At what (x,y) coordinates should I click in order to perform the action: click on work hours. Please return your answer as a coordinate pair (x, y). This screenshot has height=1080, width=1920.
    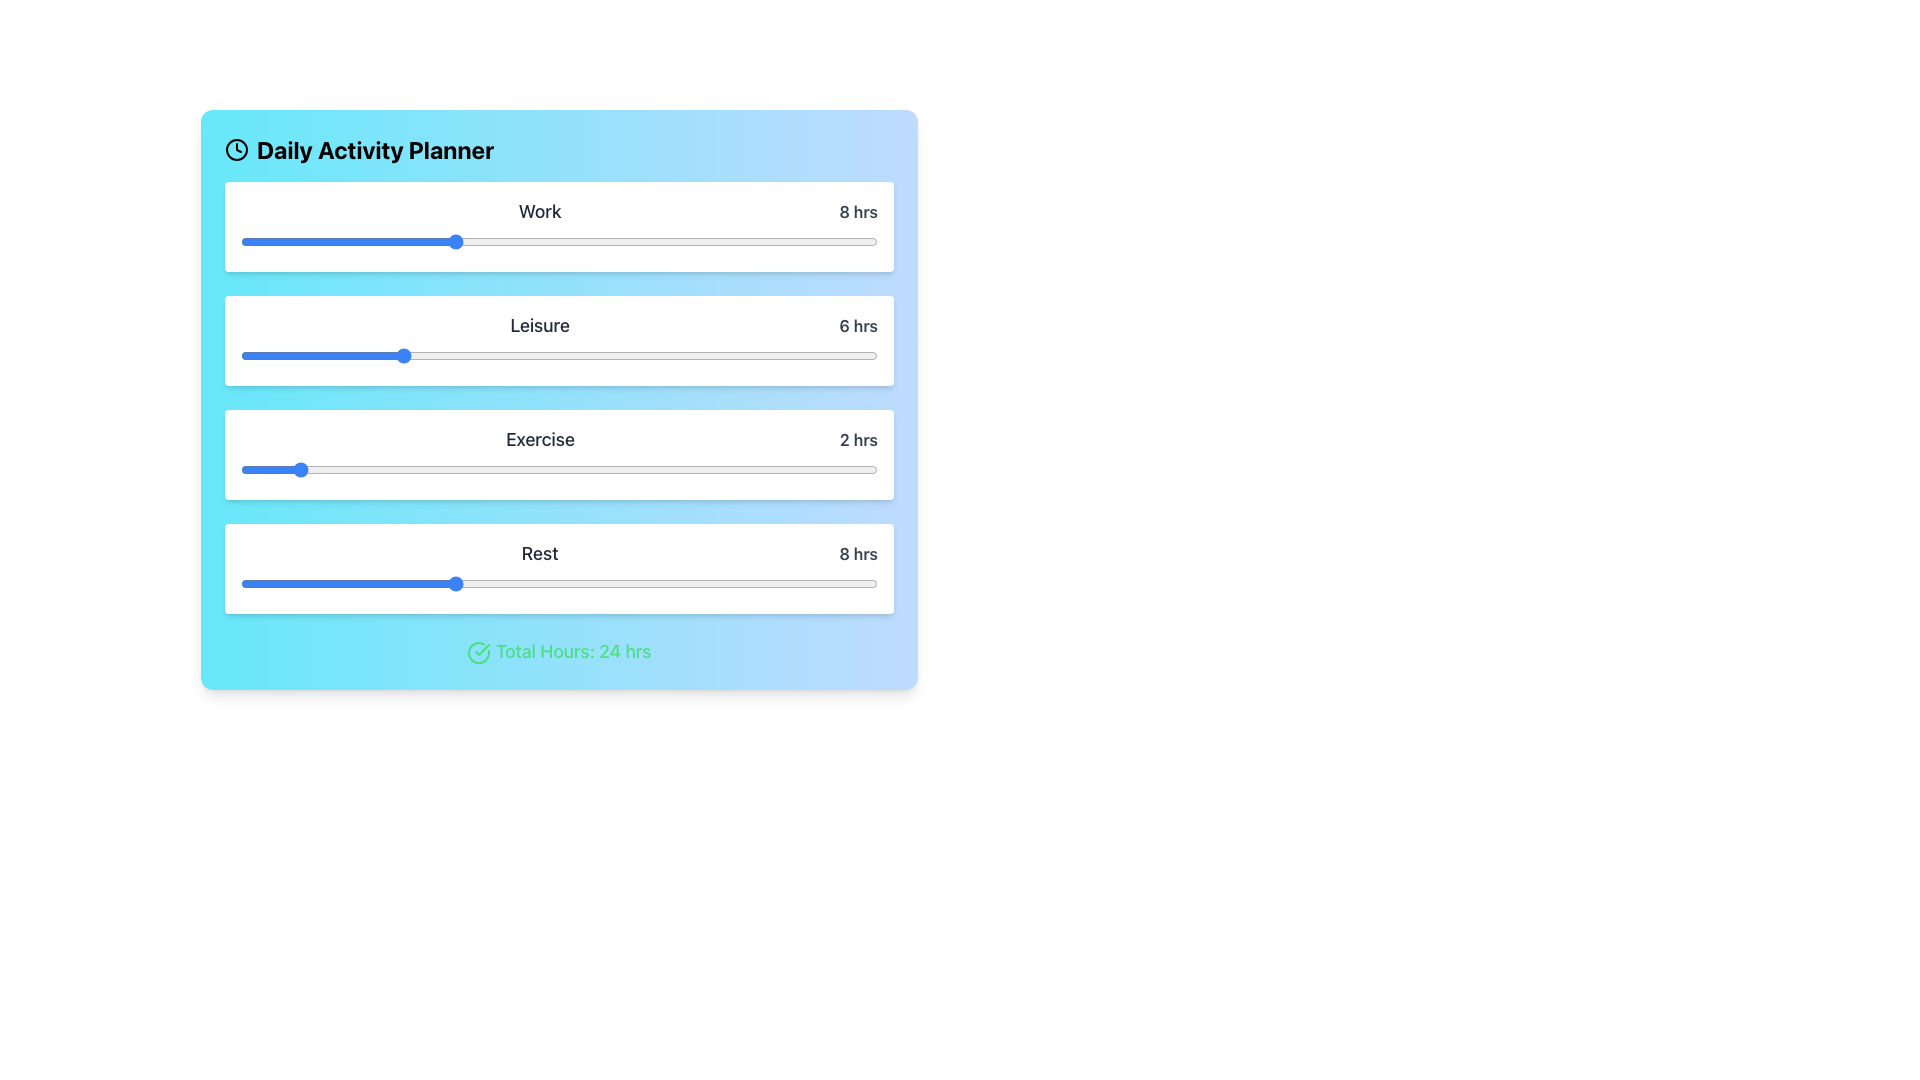
    Looking at the image, I should click on (824, 241).